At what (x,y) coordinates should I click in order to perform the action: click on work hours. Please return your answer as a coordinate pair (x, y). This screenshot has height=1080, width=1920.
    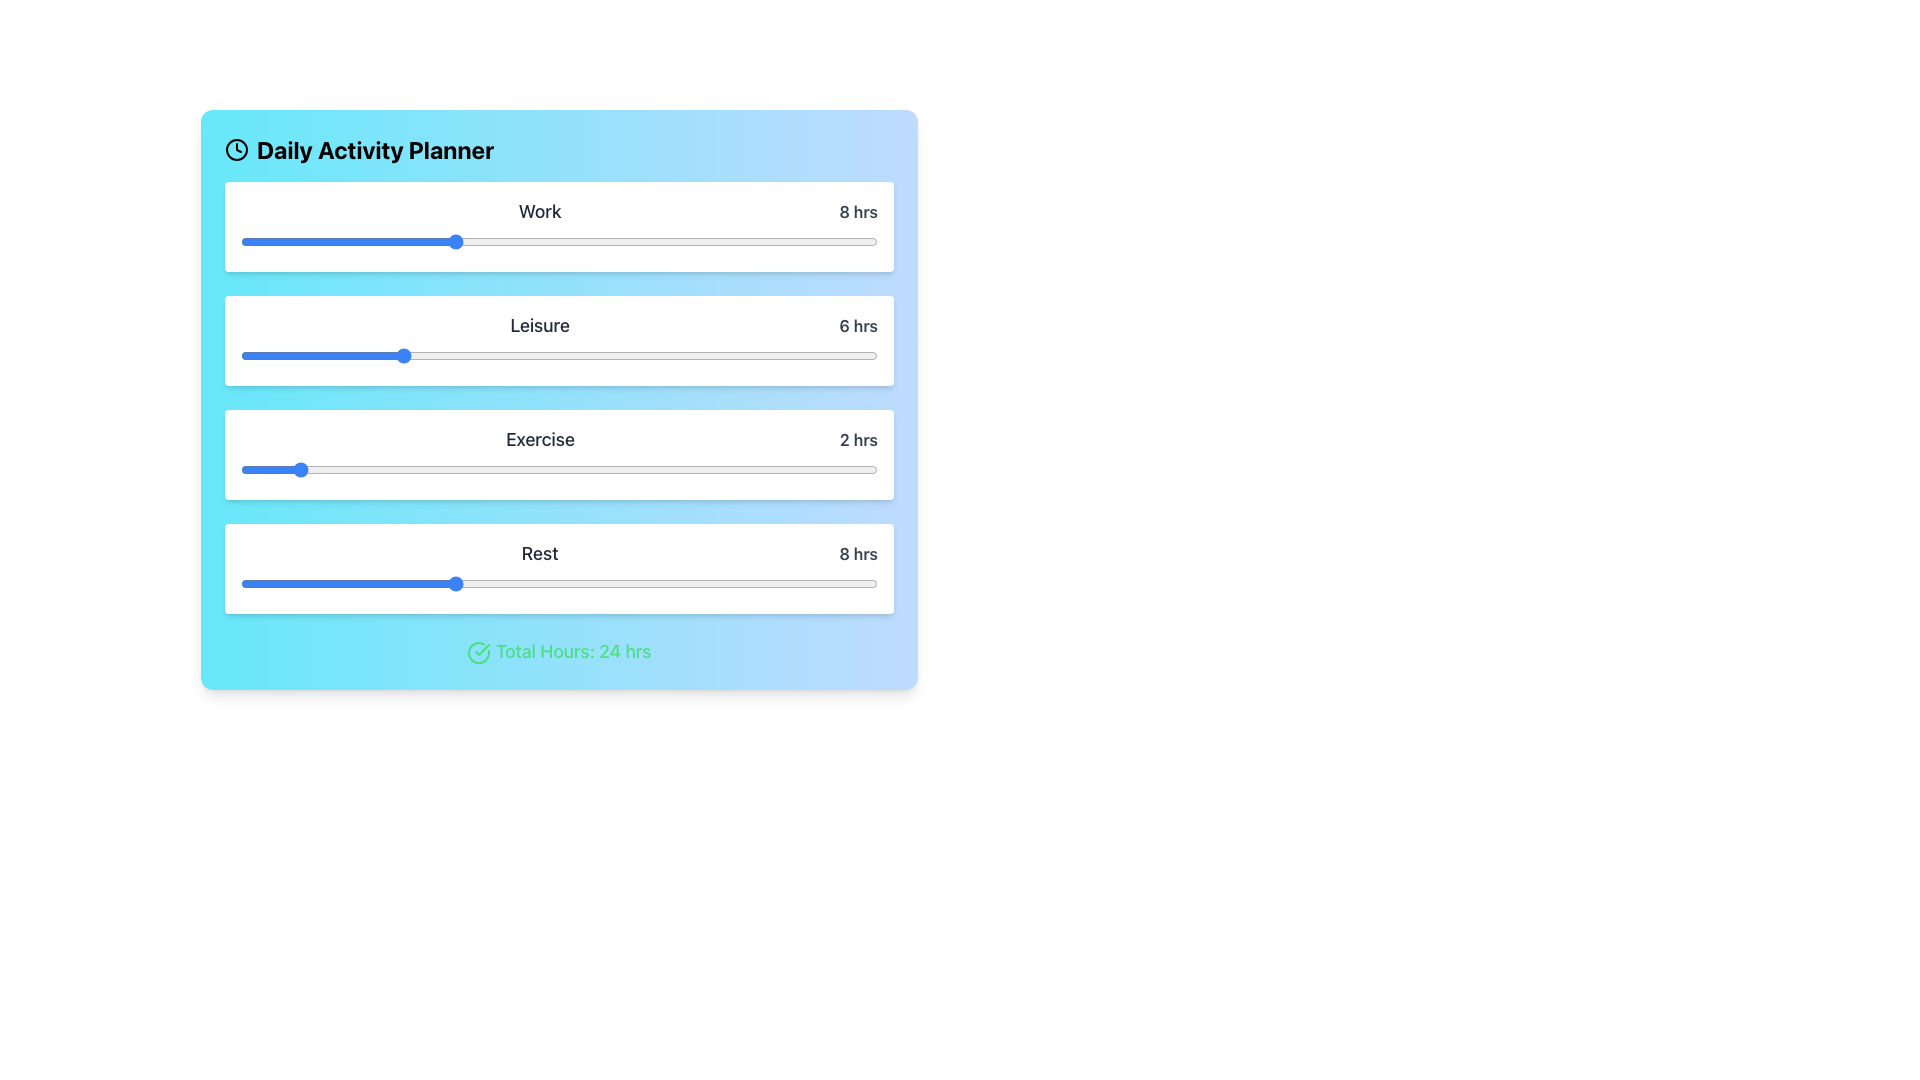
    Looking at the image, I should click on (824, 241).